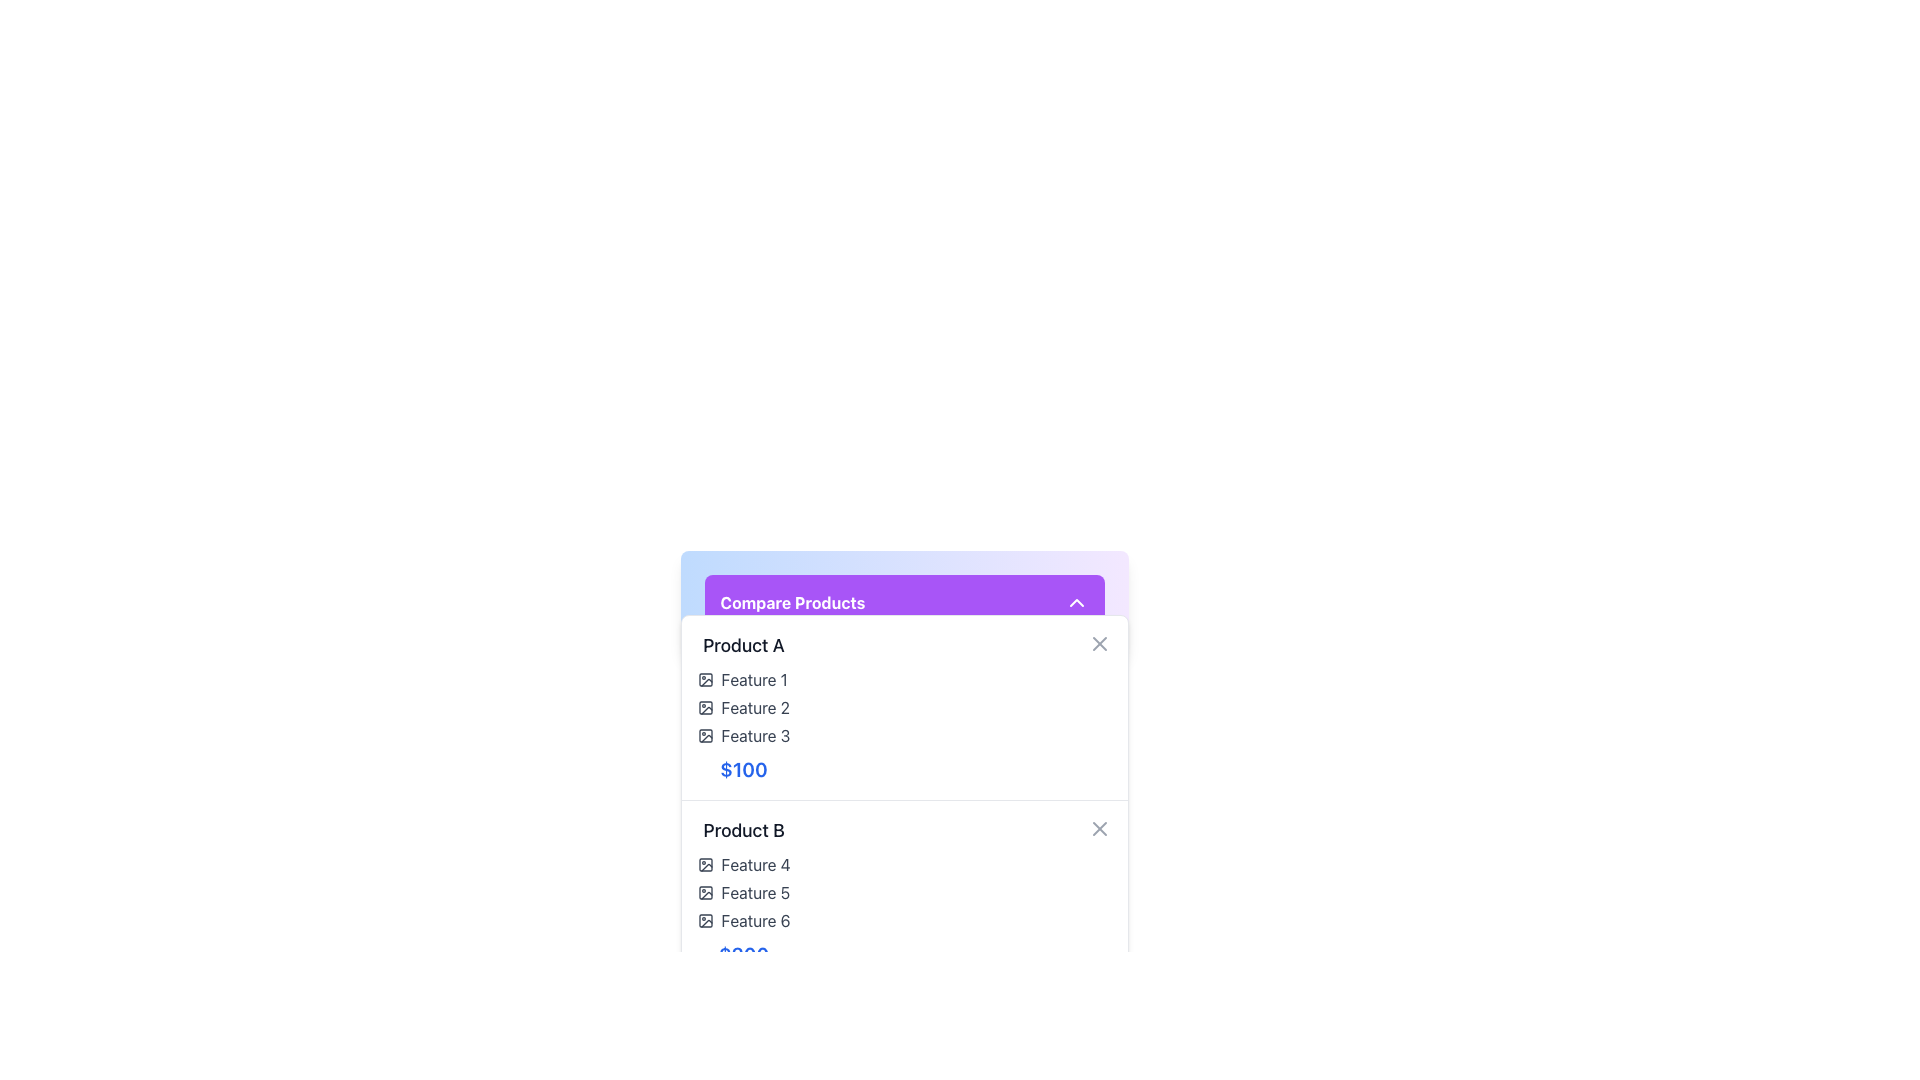 This screenshot has height=1080, width=1920. I want to click on the icon representing a picture symbol located in the 'Product B' section, specifically the first item in the row starting with 'Feature 5', so click(705, 892).